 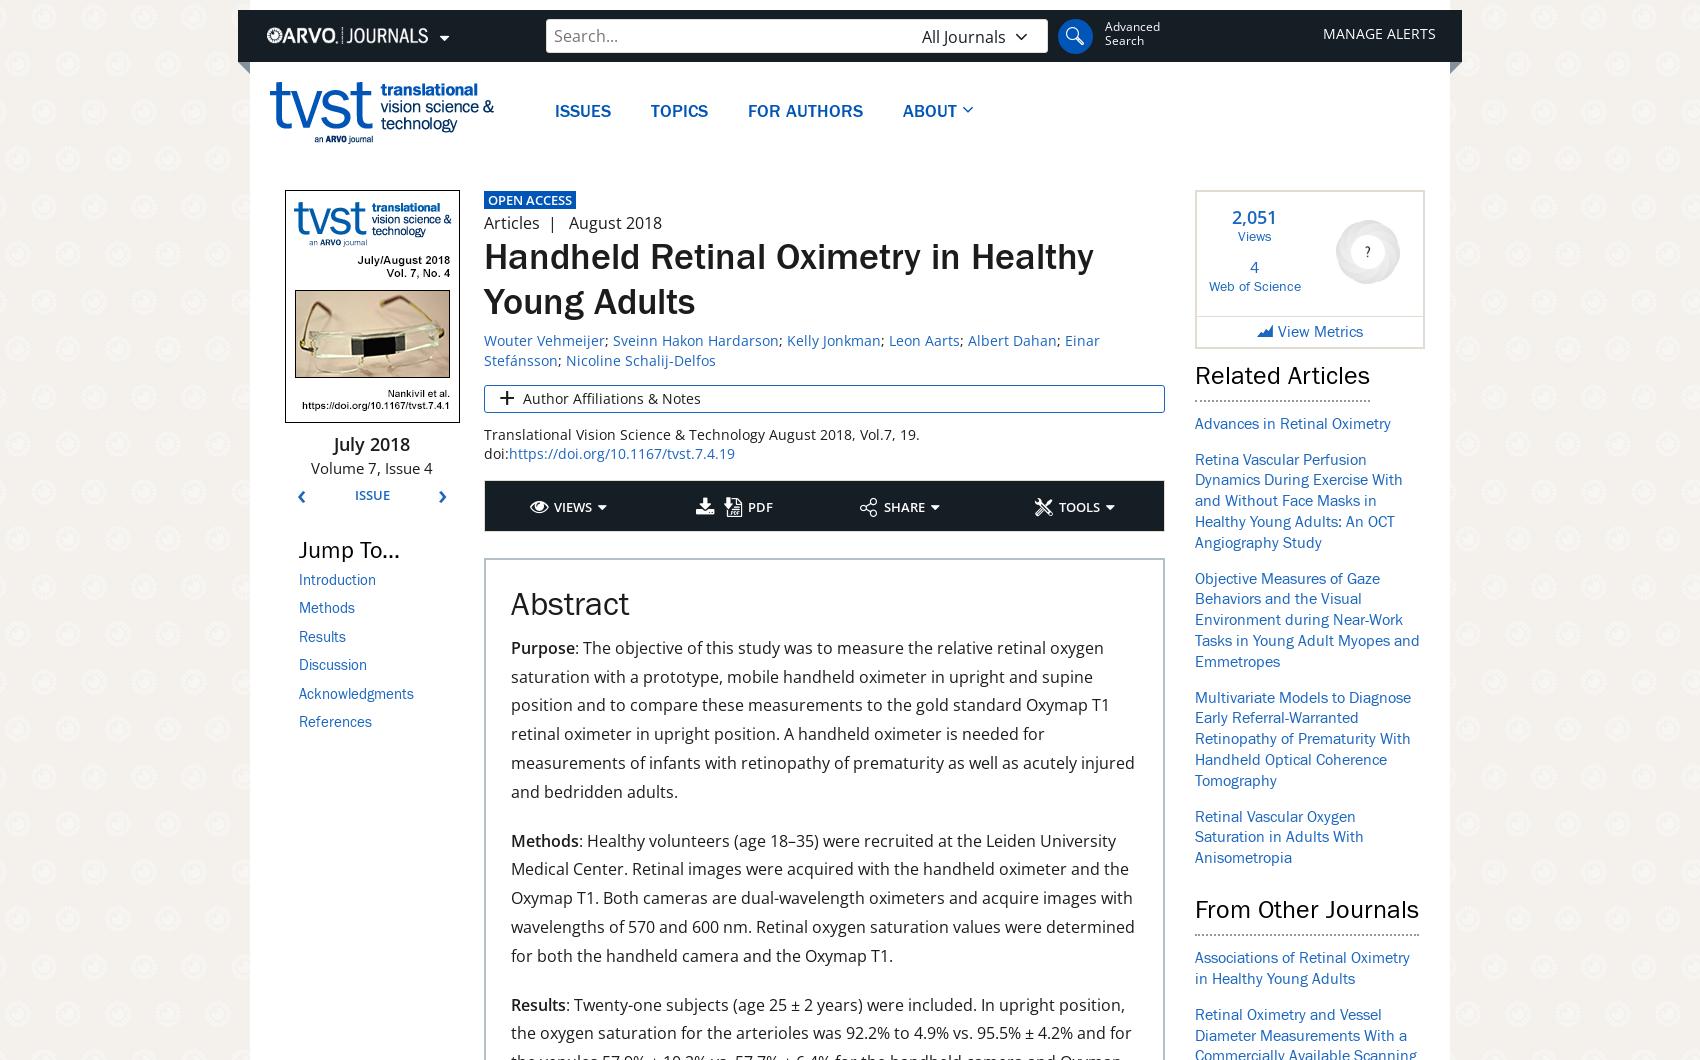 What do you see at coordinates (569, 603) in the screenshot?
I see `'Abstract'` at bounding box center [569, 603].